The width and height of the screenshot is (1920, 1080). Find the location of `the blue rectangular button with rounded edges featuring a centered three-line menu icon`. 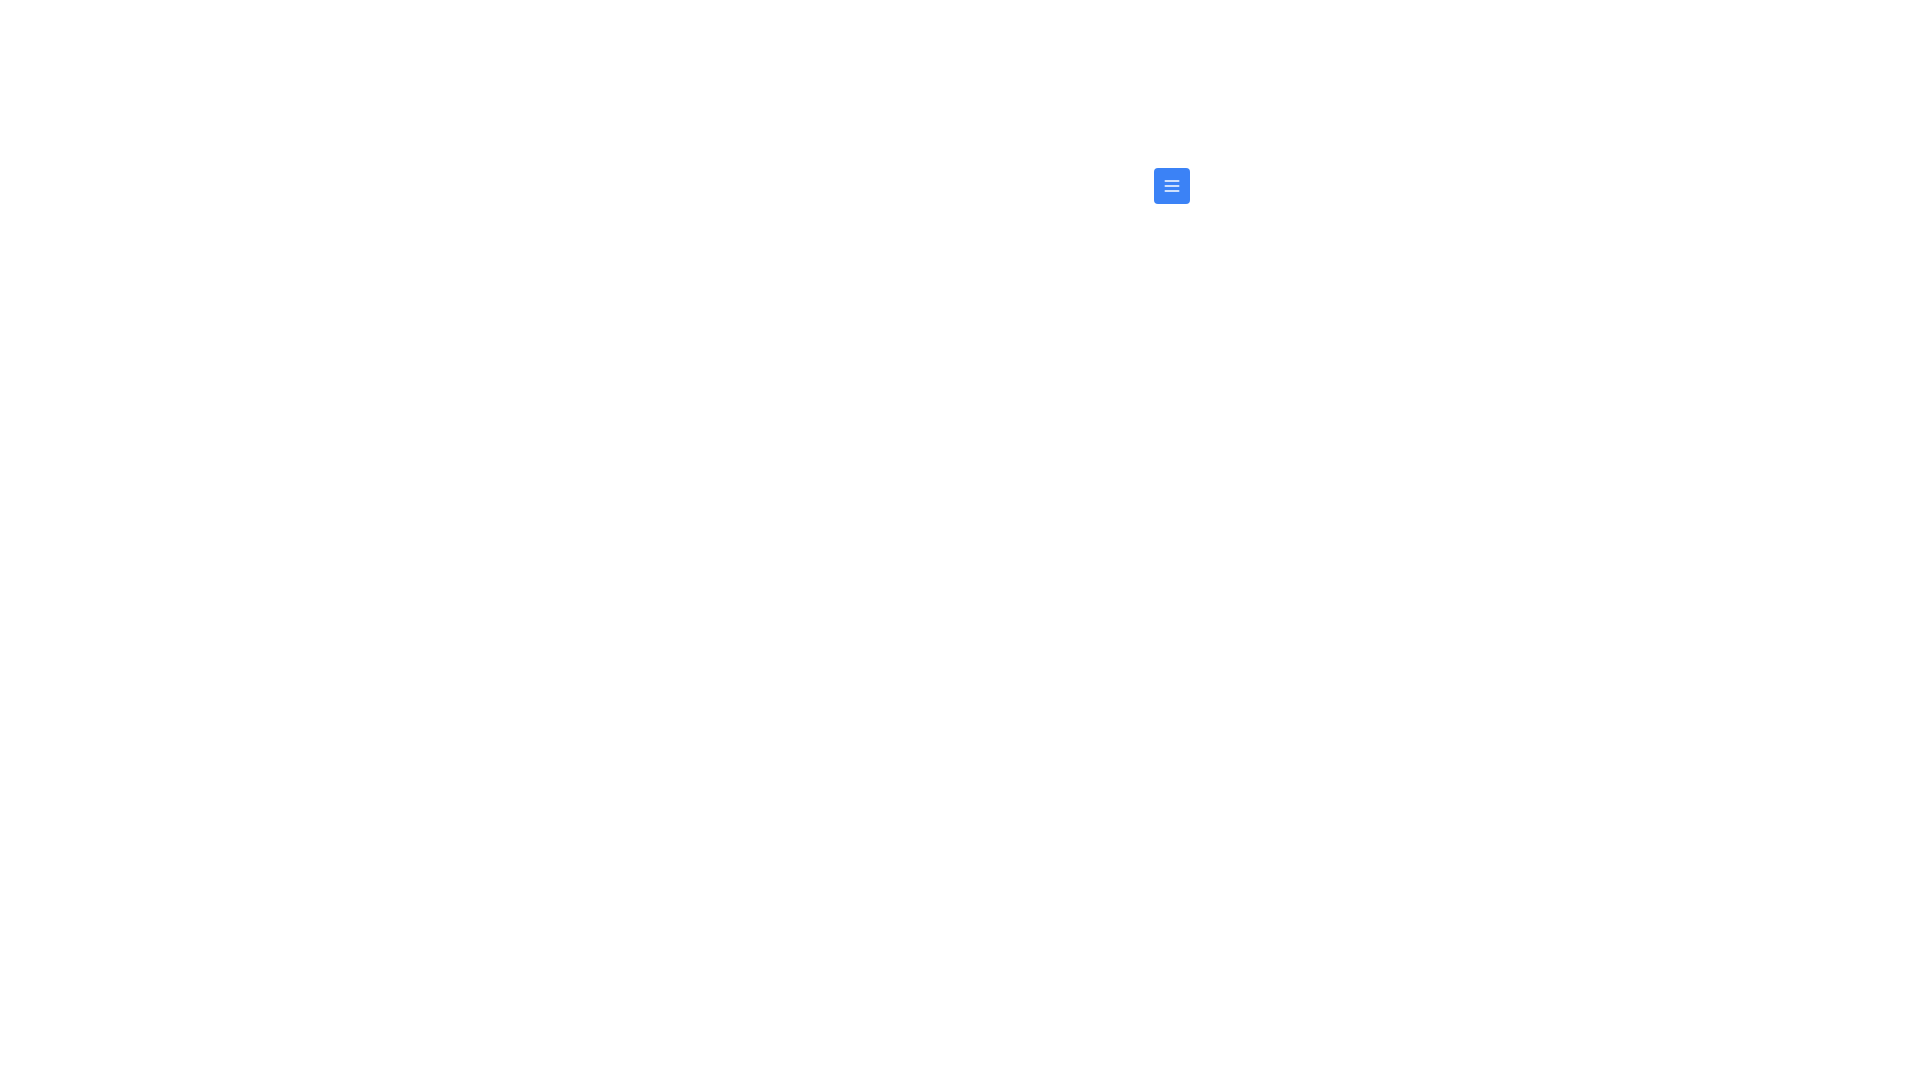

the blue rectangular button with rounded edges featuring a centered three-line menu icon is located at coordinates (1171, 185).